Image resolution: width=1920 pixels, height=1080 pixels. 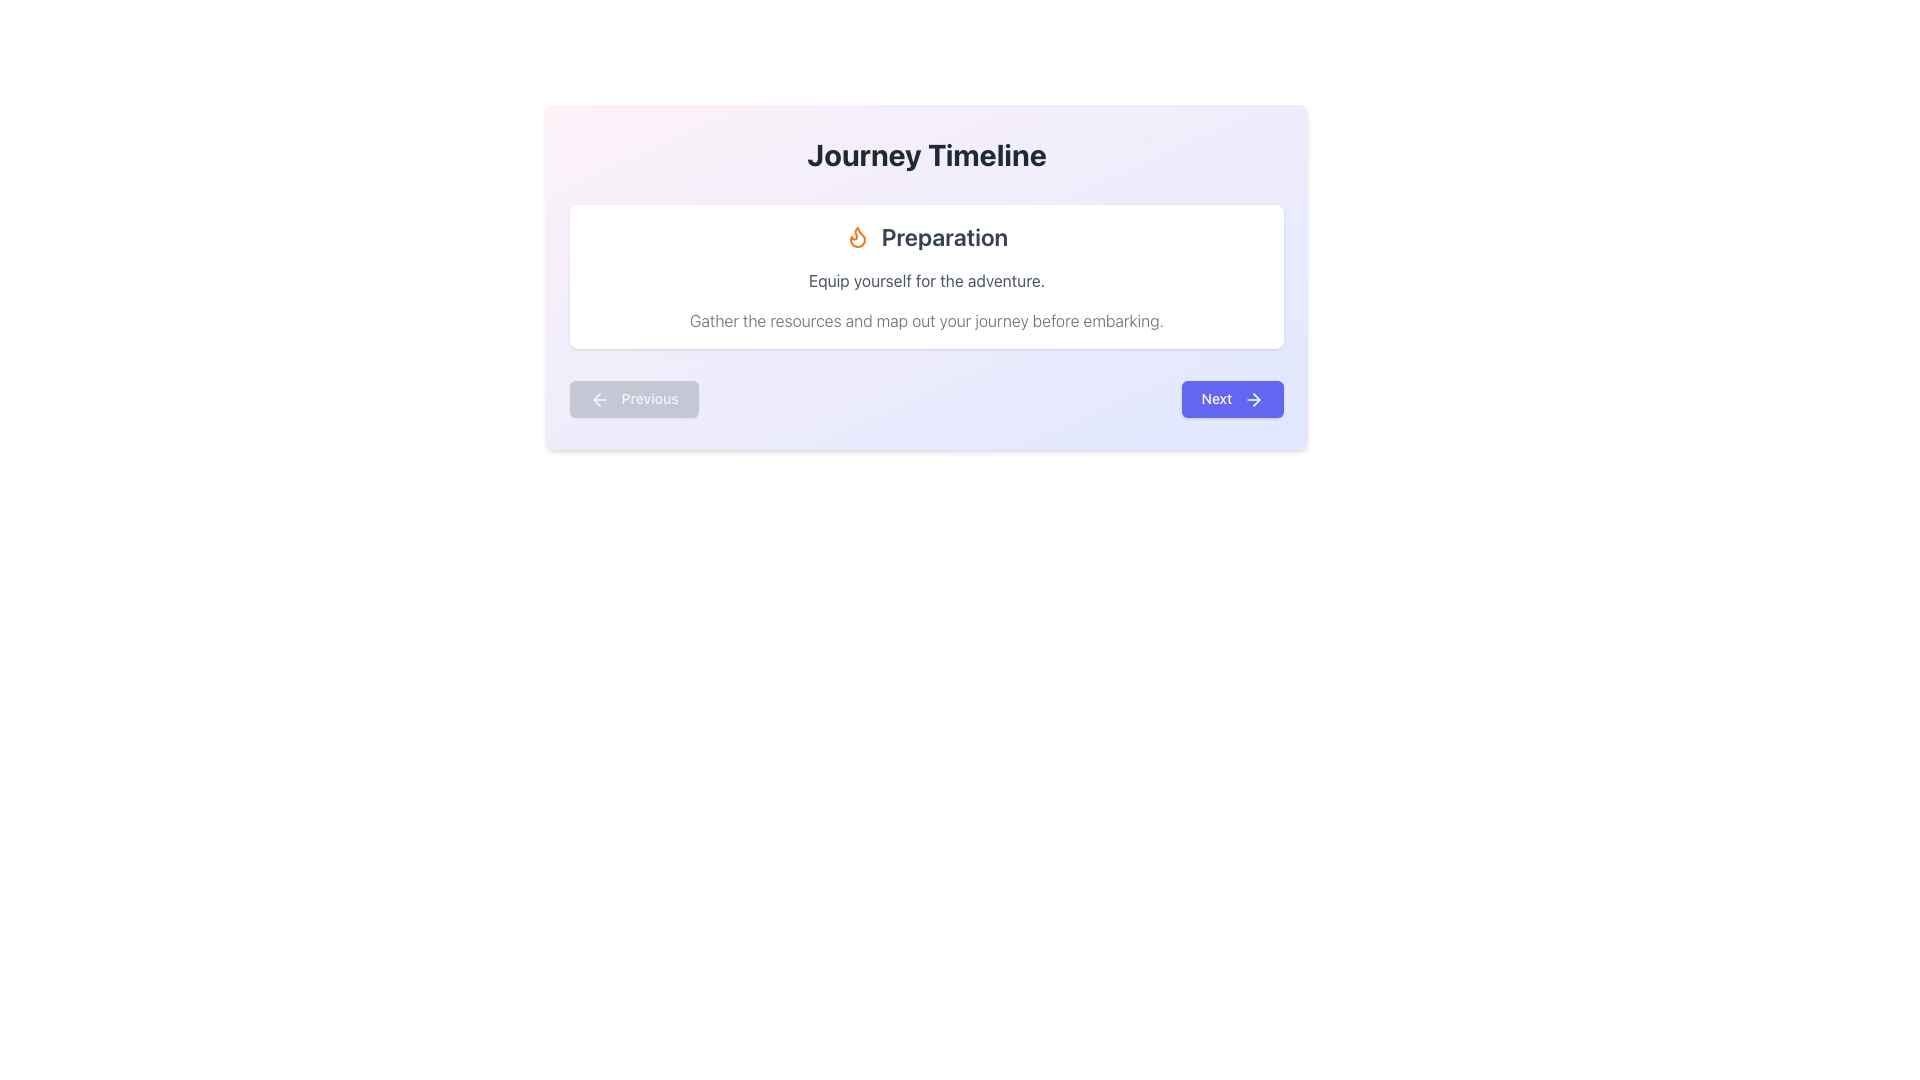 What do you see at coordinates (857, 235) in the screenshot?
I see `the orange flame icon located to the left of the text 'Preparation' in the interface` at bounding box center [857, 235].